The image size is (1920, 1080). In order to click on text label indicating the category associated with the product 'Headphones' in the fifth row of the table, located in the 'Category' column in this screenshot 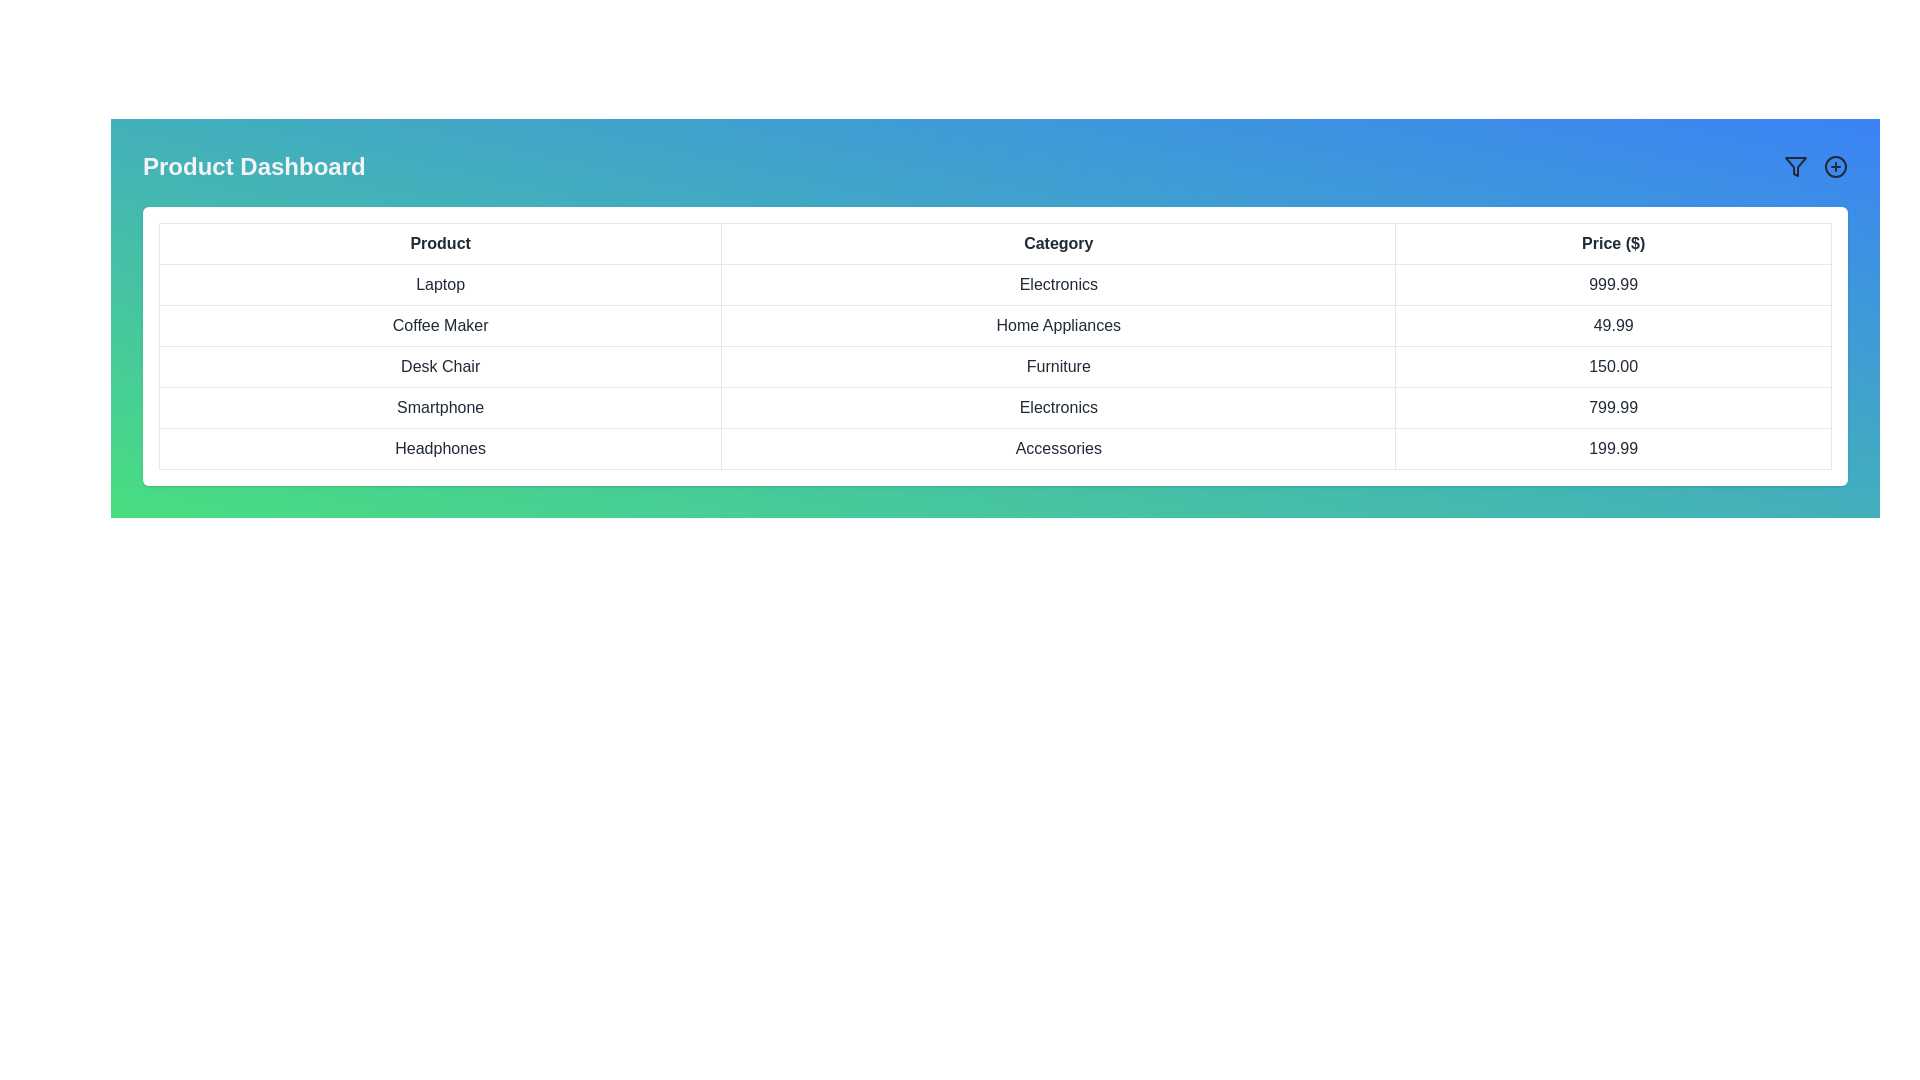, I will do `click(1057, 447)`.